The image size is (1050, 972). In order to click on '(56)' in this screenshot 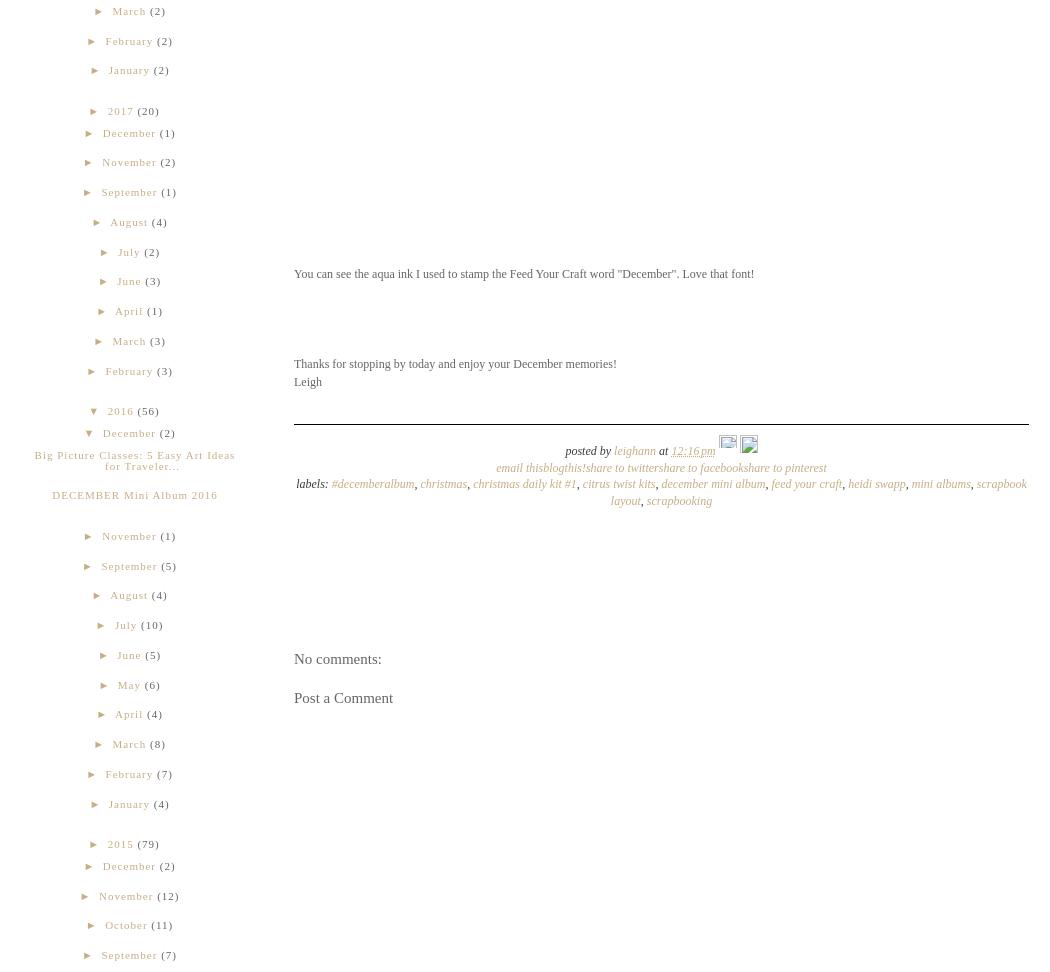, I will do `click(147, 410)`.